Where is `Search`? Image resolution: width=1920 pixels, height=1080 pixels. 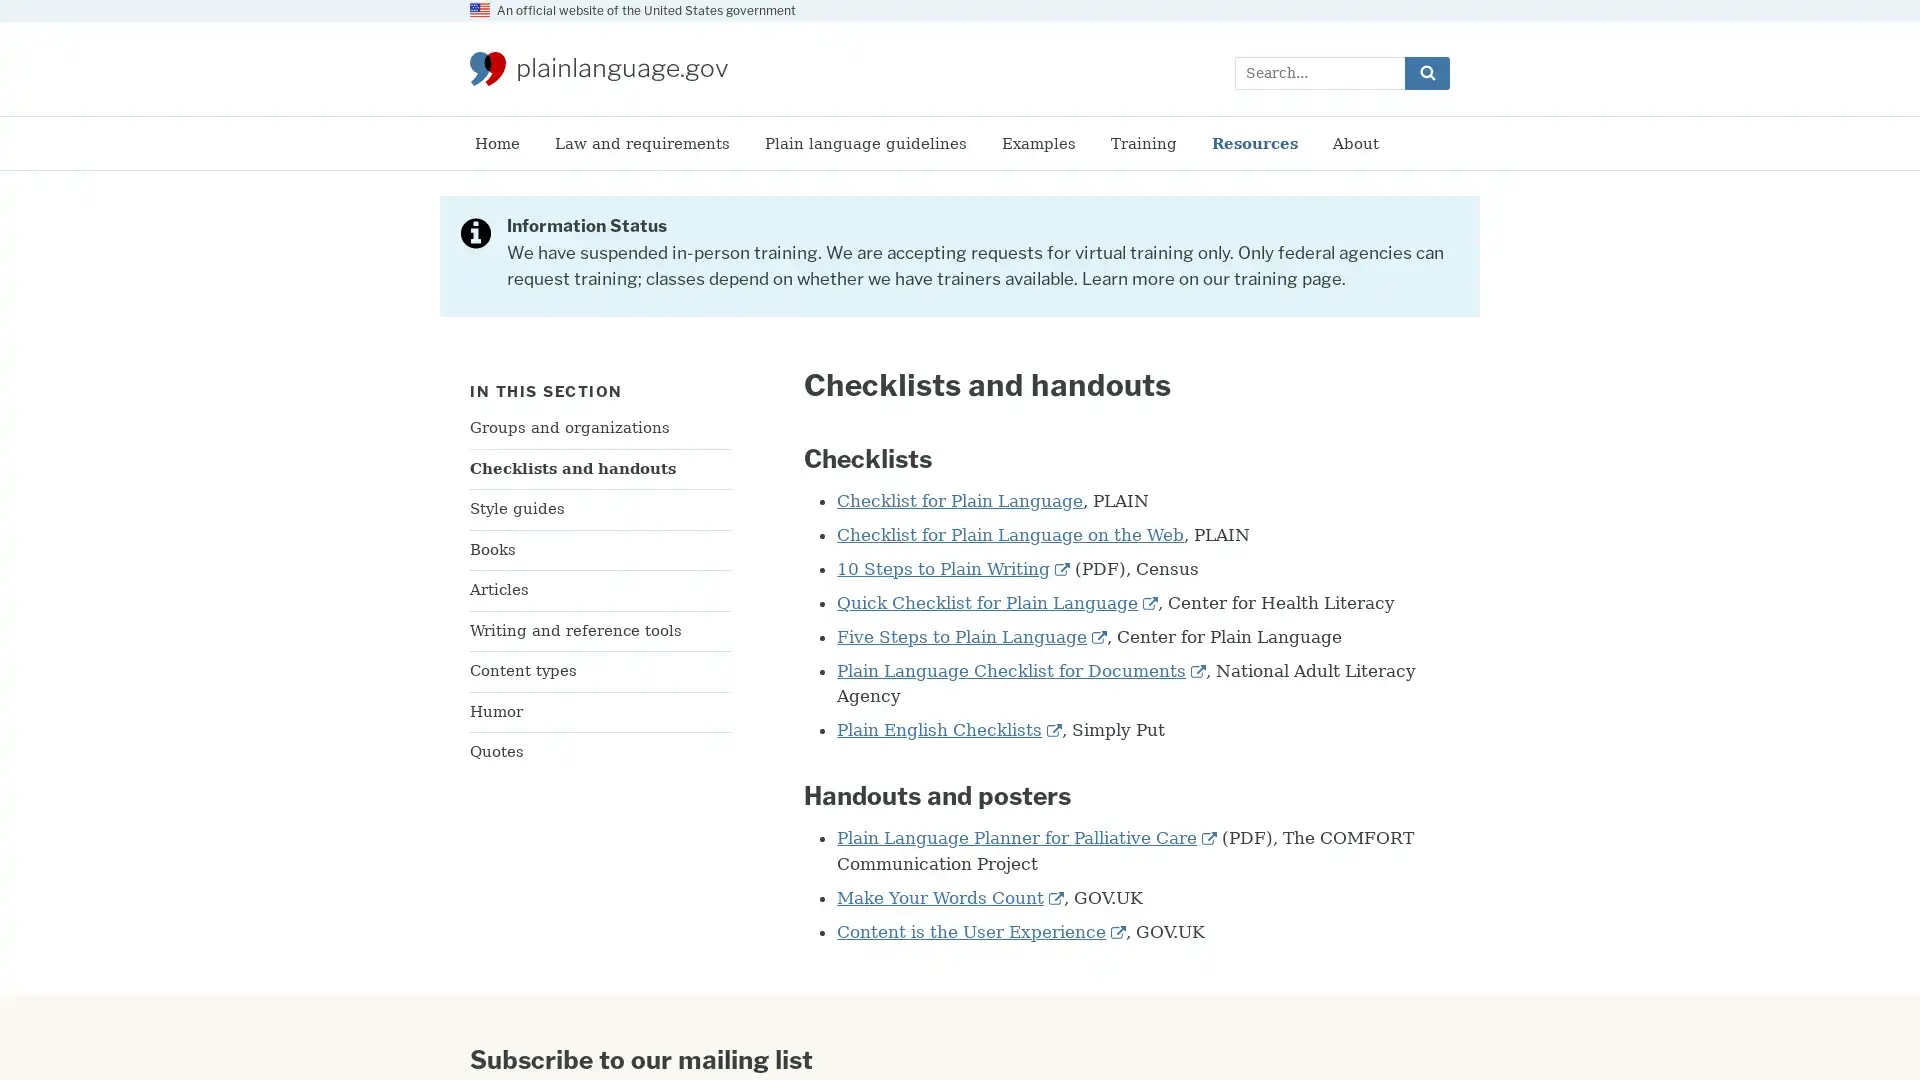
Search is located at coordinates (1426, 71).